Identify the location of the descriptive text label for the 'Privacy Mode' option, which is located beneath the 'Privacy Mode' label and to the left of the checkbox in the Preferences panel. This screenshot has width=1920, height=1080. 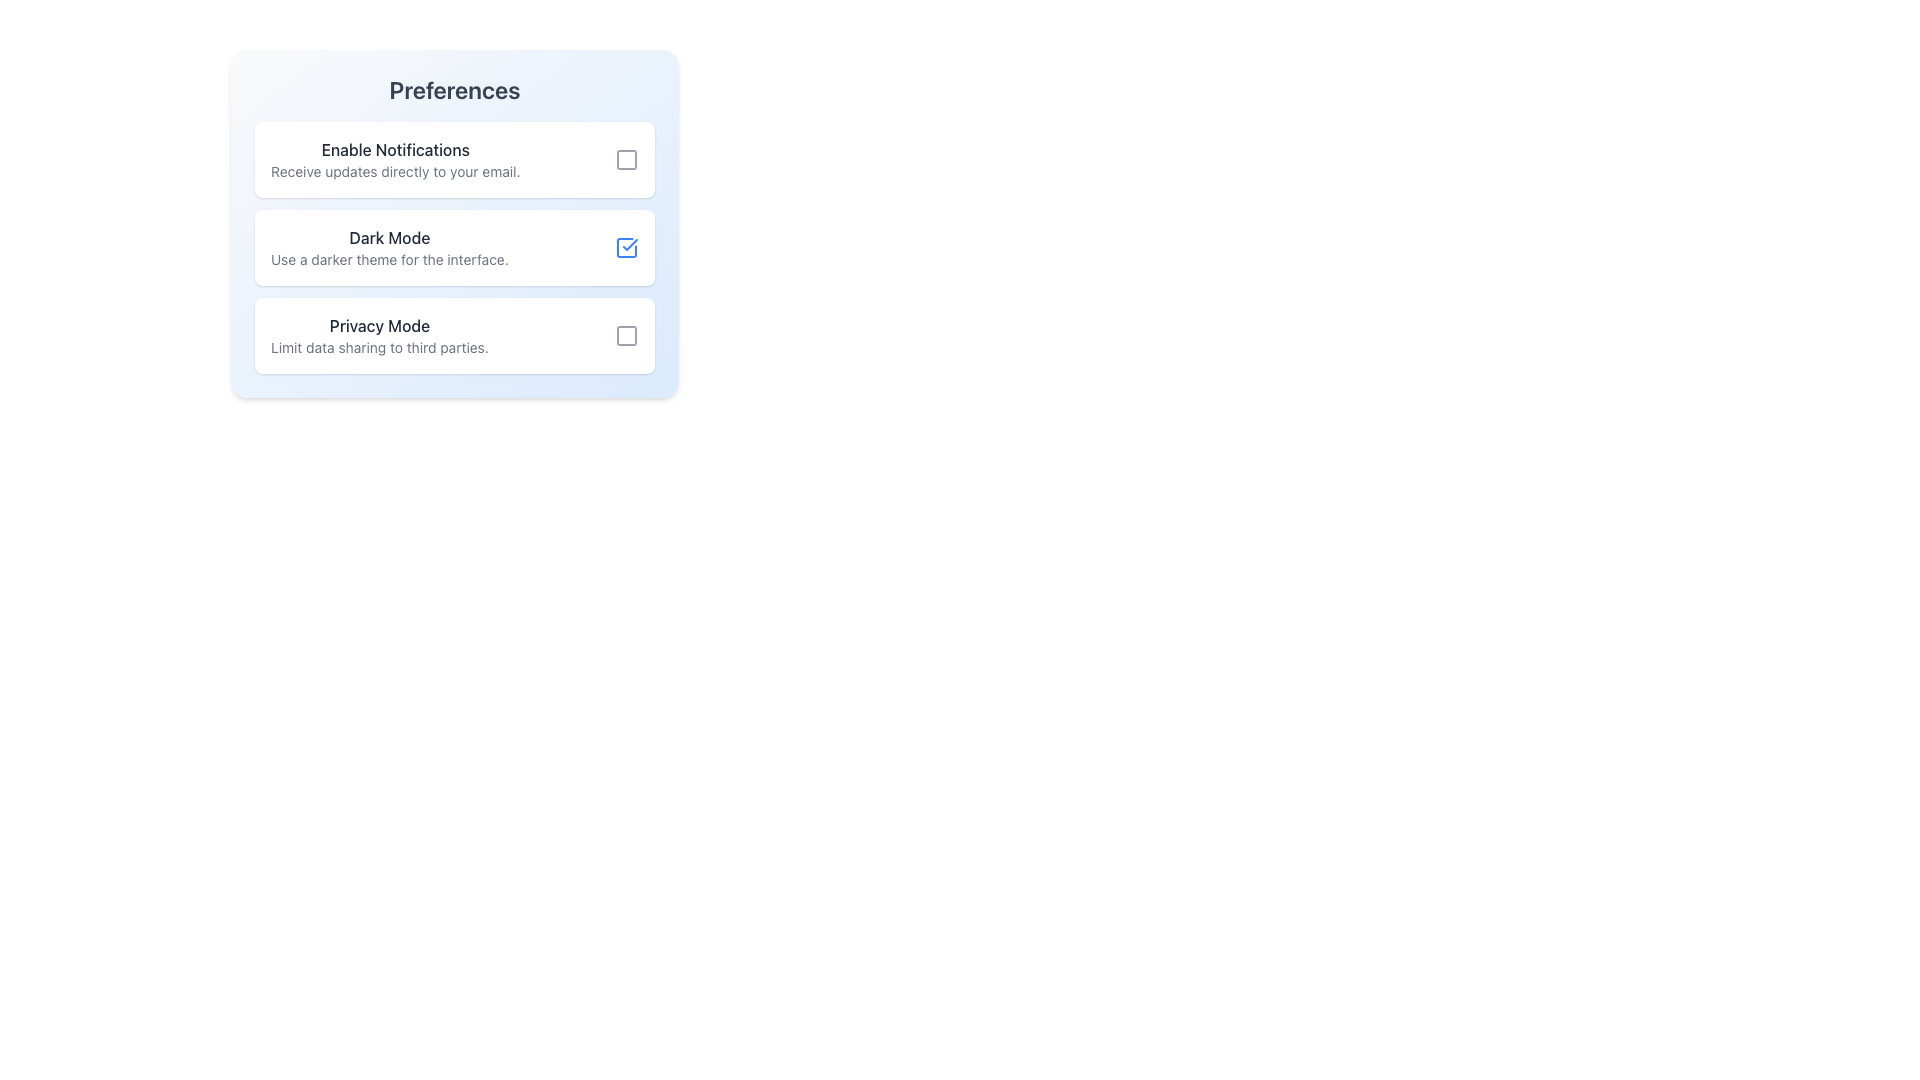
(379, 346).